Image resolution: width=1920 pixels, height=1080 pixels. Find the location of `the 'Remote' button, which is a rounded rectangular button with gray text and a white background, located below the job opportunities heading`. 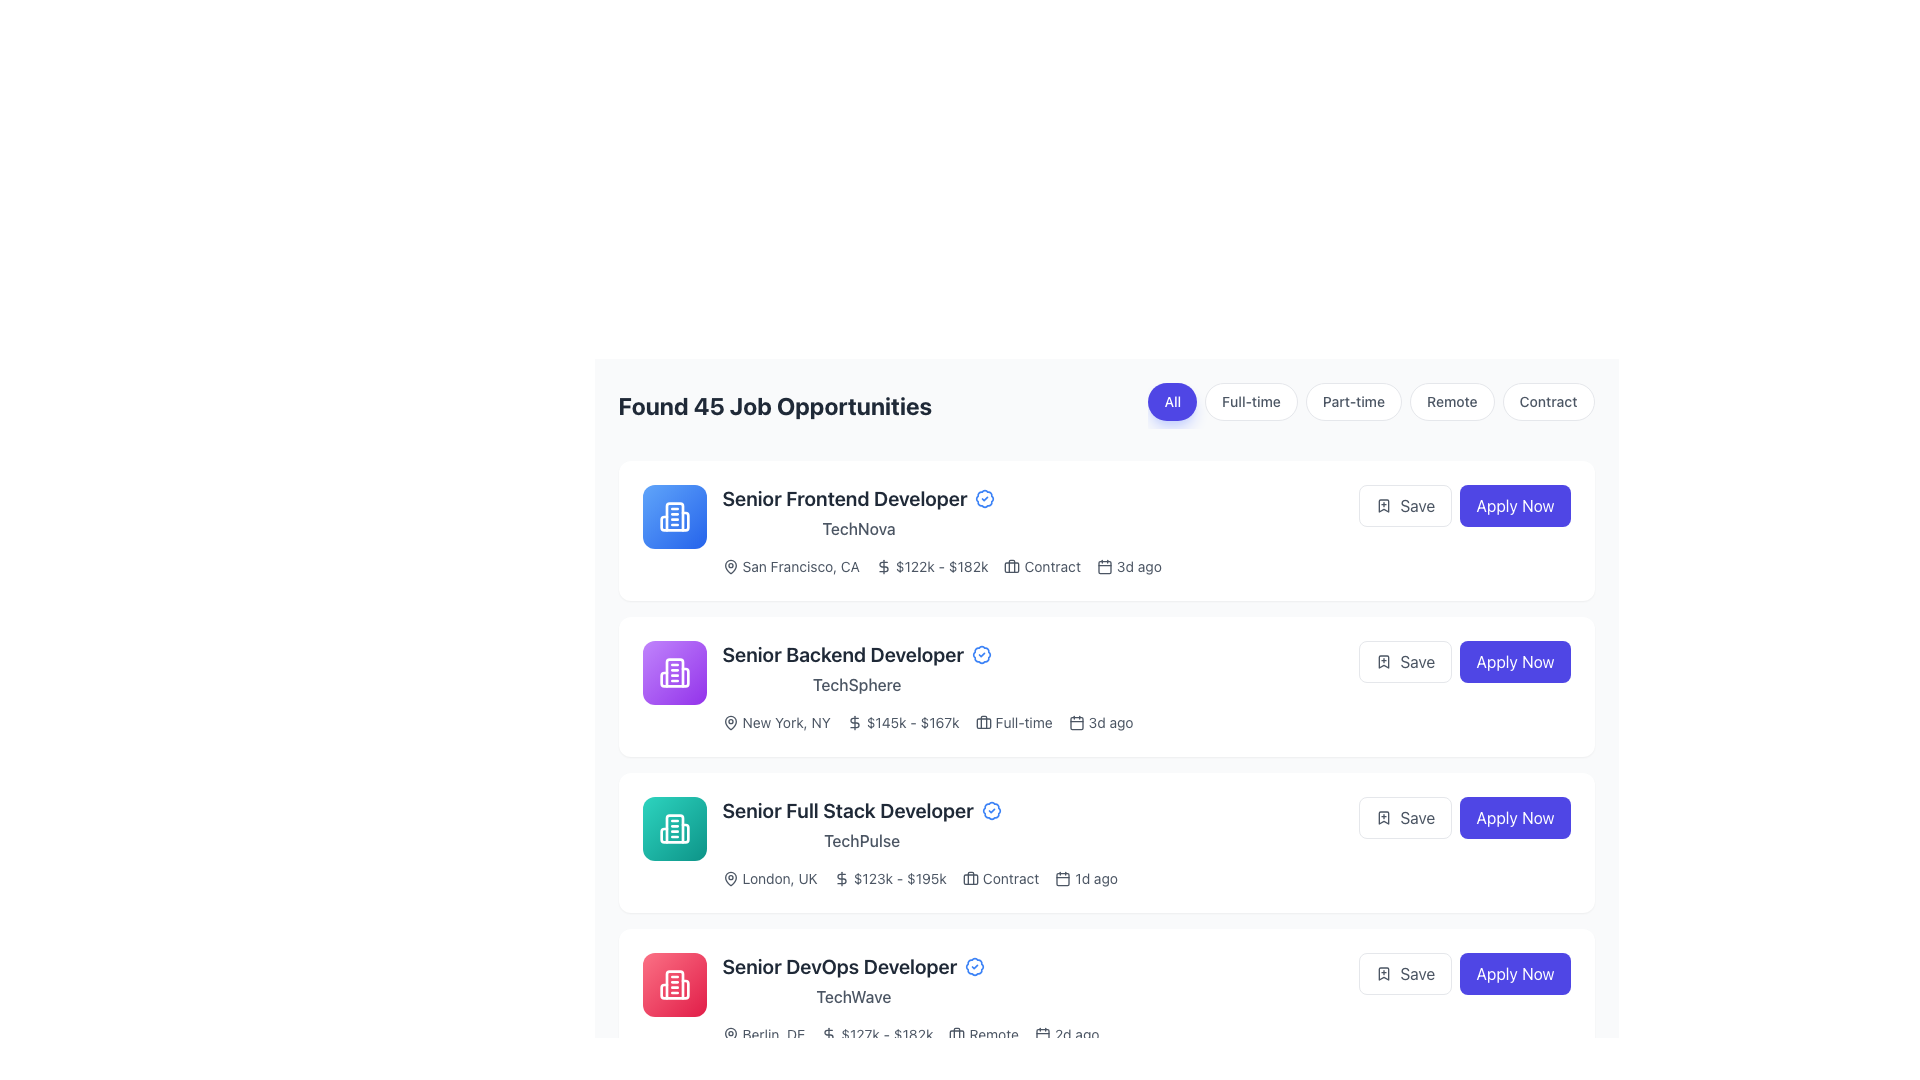

the 'Remote' button, which is a rounded rectangular button with gray text and a white background, located below the job opportunities heading is located at coordinates (1452, 401).